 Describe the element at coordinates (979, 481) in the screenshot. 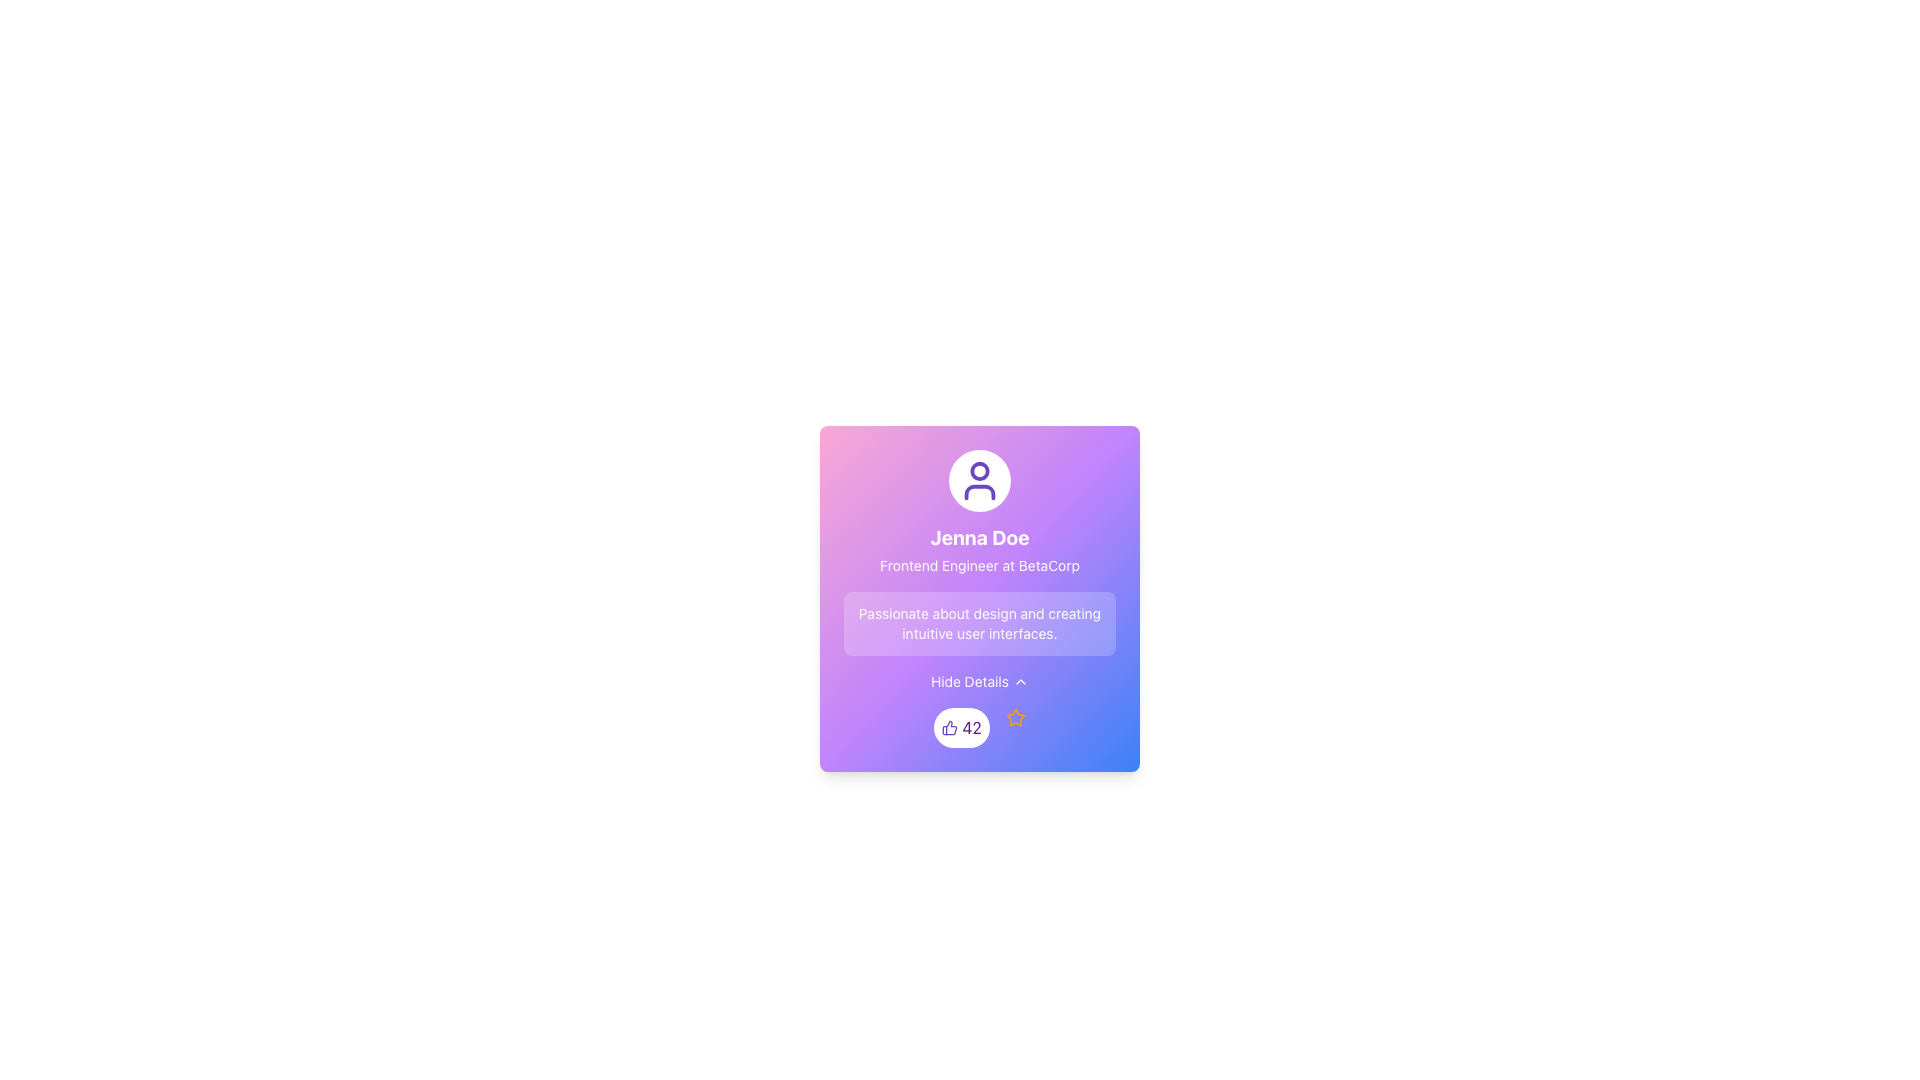

I see `the circular user profile silhouette icon with a purple outline, located at the top center of the card, above the text content` at that location.